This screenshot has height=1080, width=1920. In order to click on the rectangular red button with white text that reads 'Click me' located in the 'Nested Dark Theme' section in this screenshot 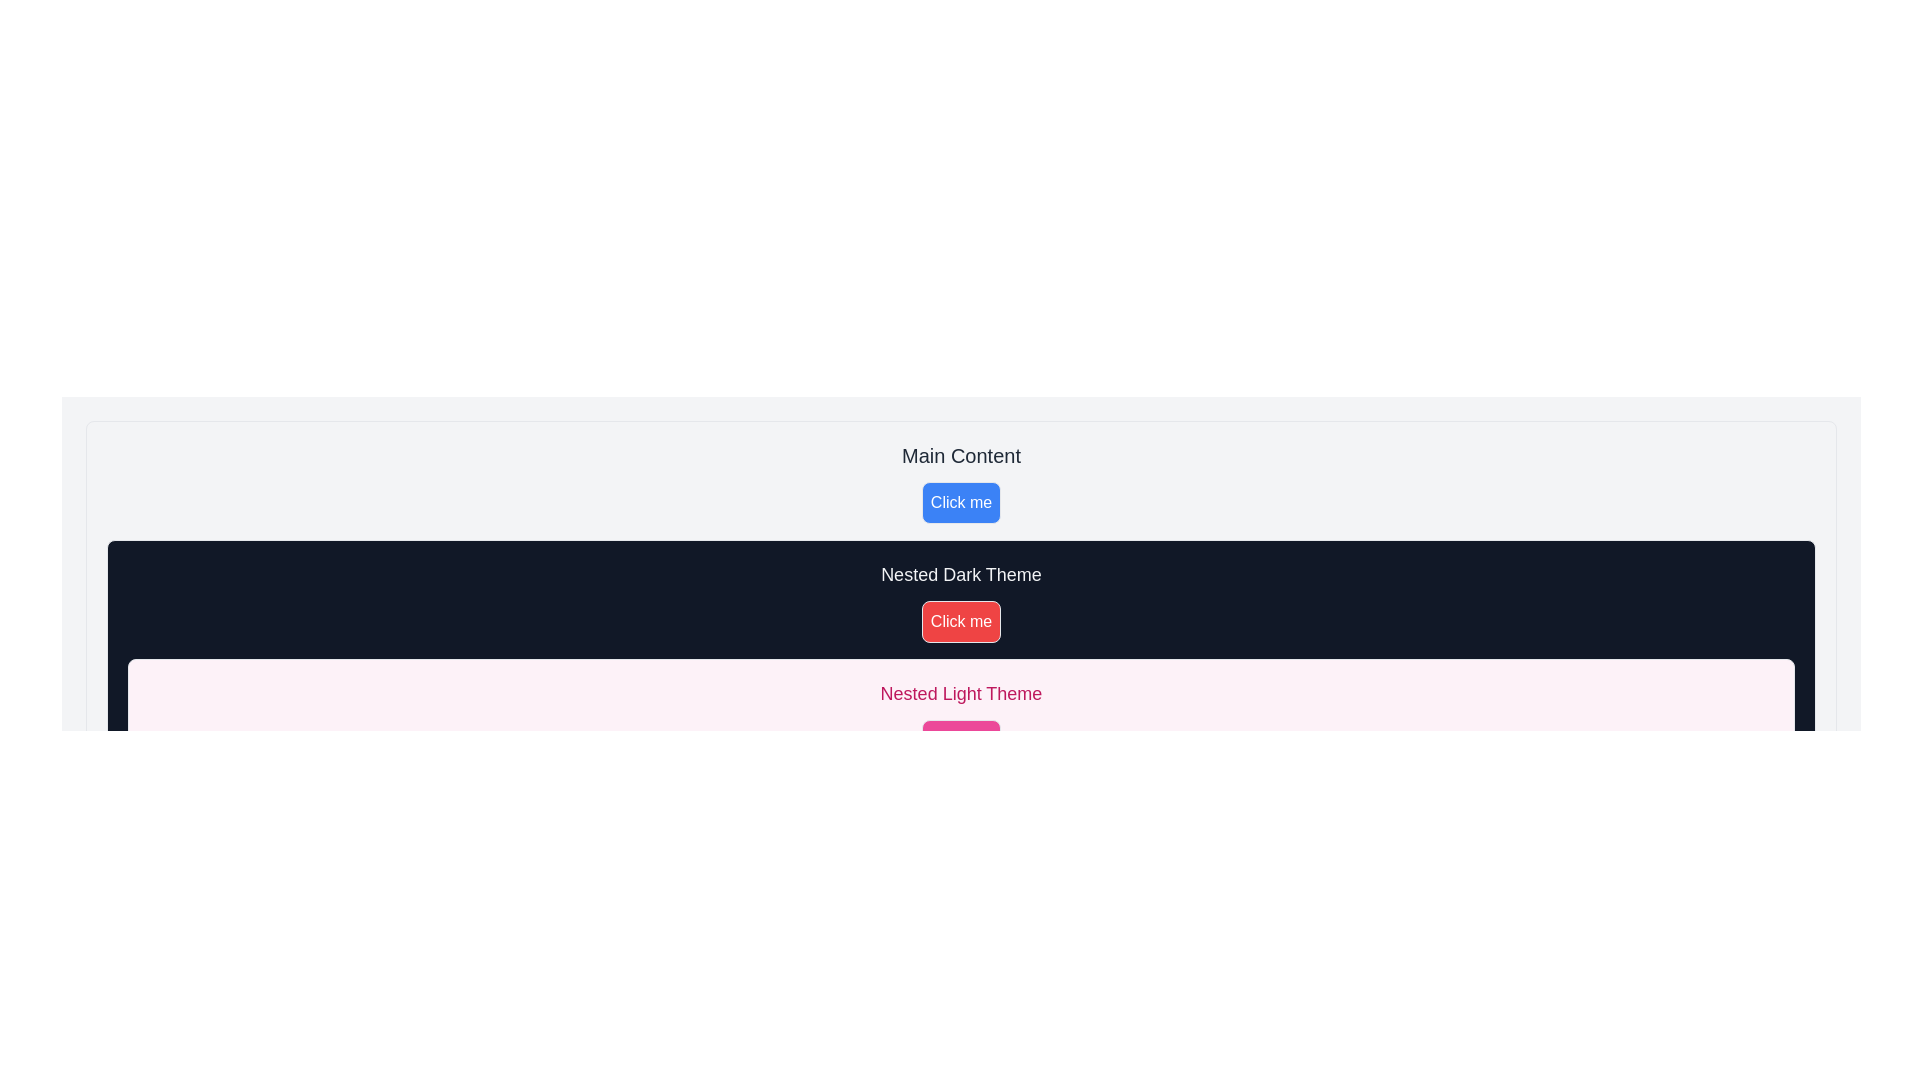, I will do `click(961, 620)`.